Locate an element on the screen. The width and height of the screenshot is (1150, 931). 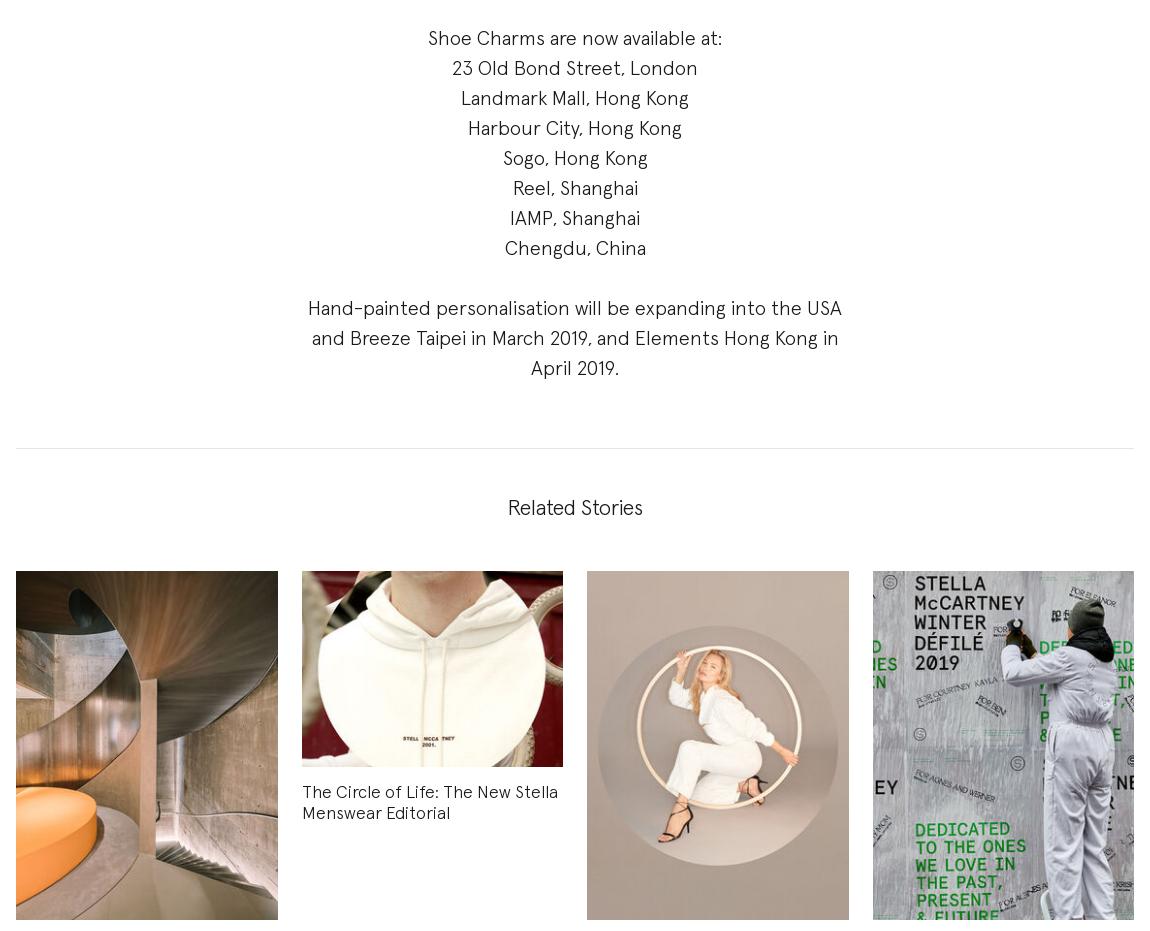
'IAMP, Shanghai' is located at coordinates (510, 218).